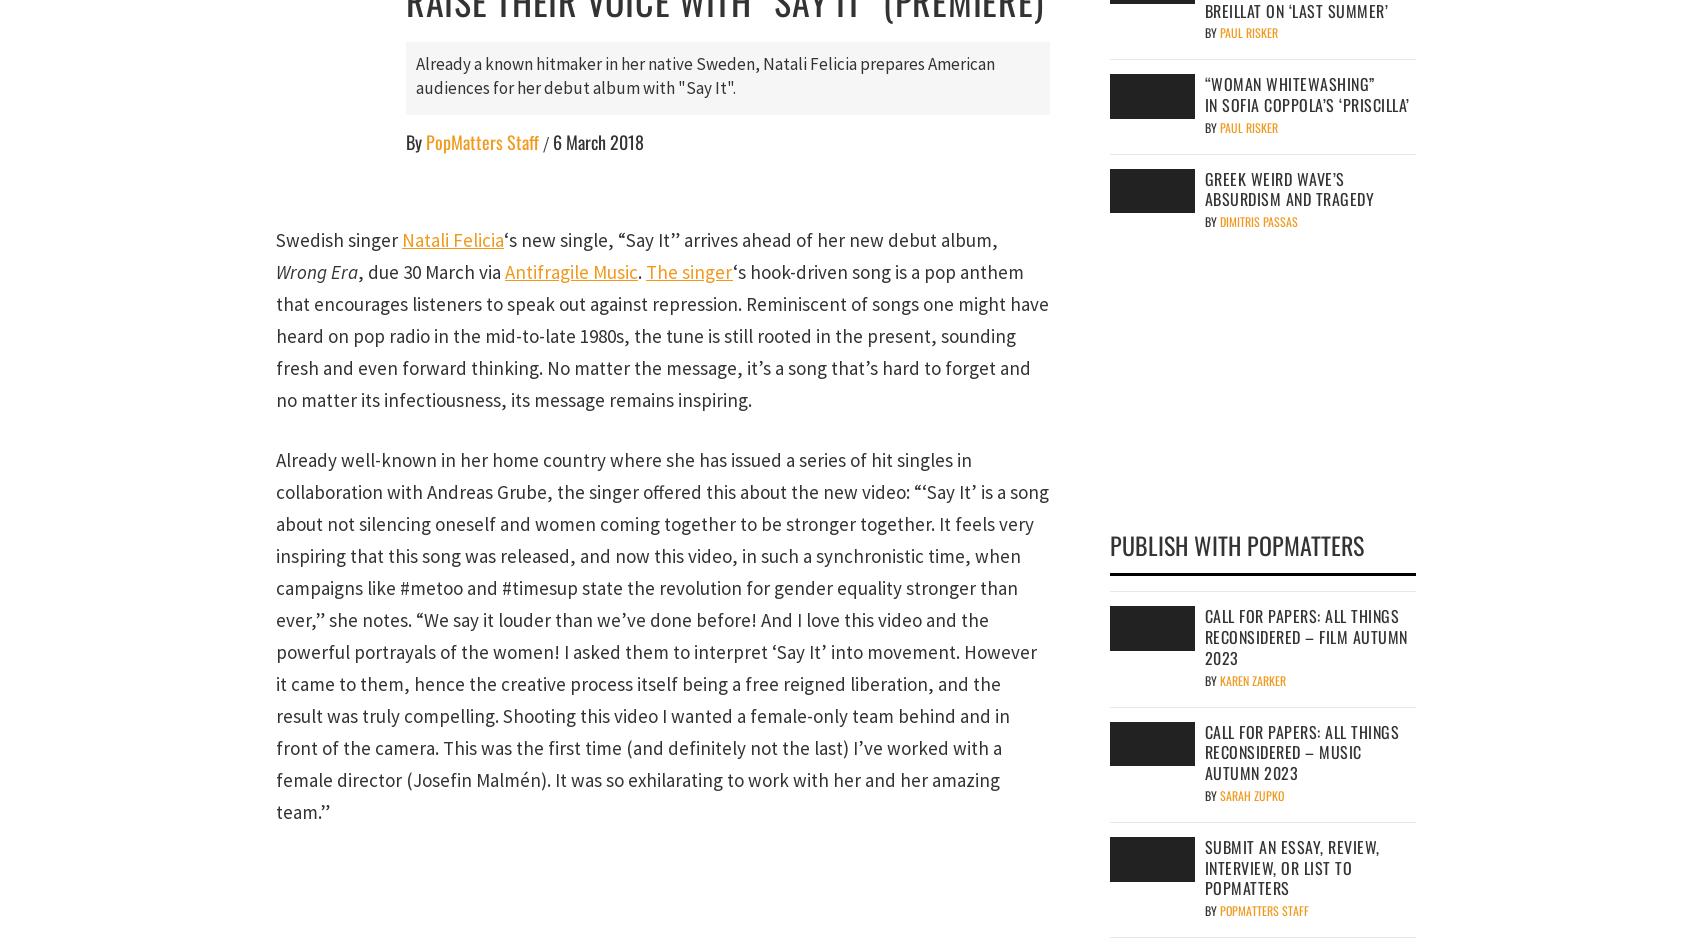 The width and height of the screenshot is (1692, 948). What do you see at coordinates (1237, 545) in the screenshot?
I see `'Publish with PopMatters'` at bounding box center [1237, 545].